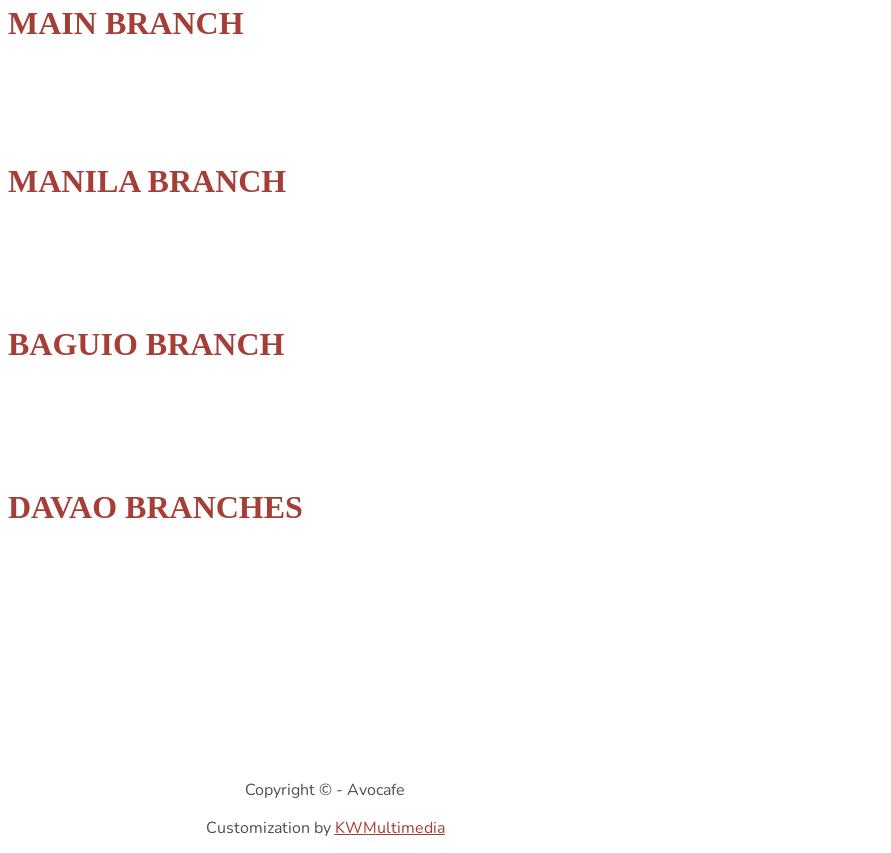 Image resolution: width=891 pixels, height=853 pixels. I want to click on 'KWMultimedia', so click(389, 828).